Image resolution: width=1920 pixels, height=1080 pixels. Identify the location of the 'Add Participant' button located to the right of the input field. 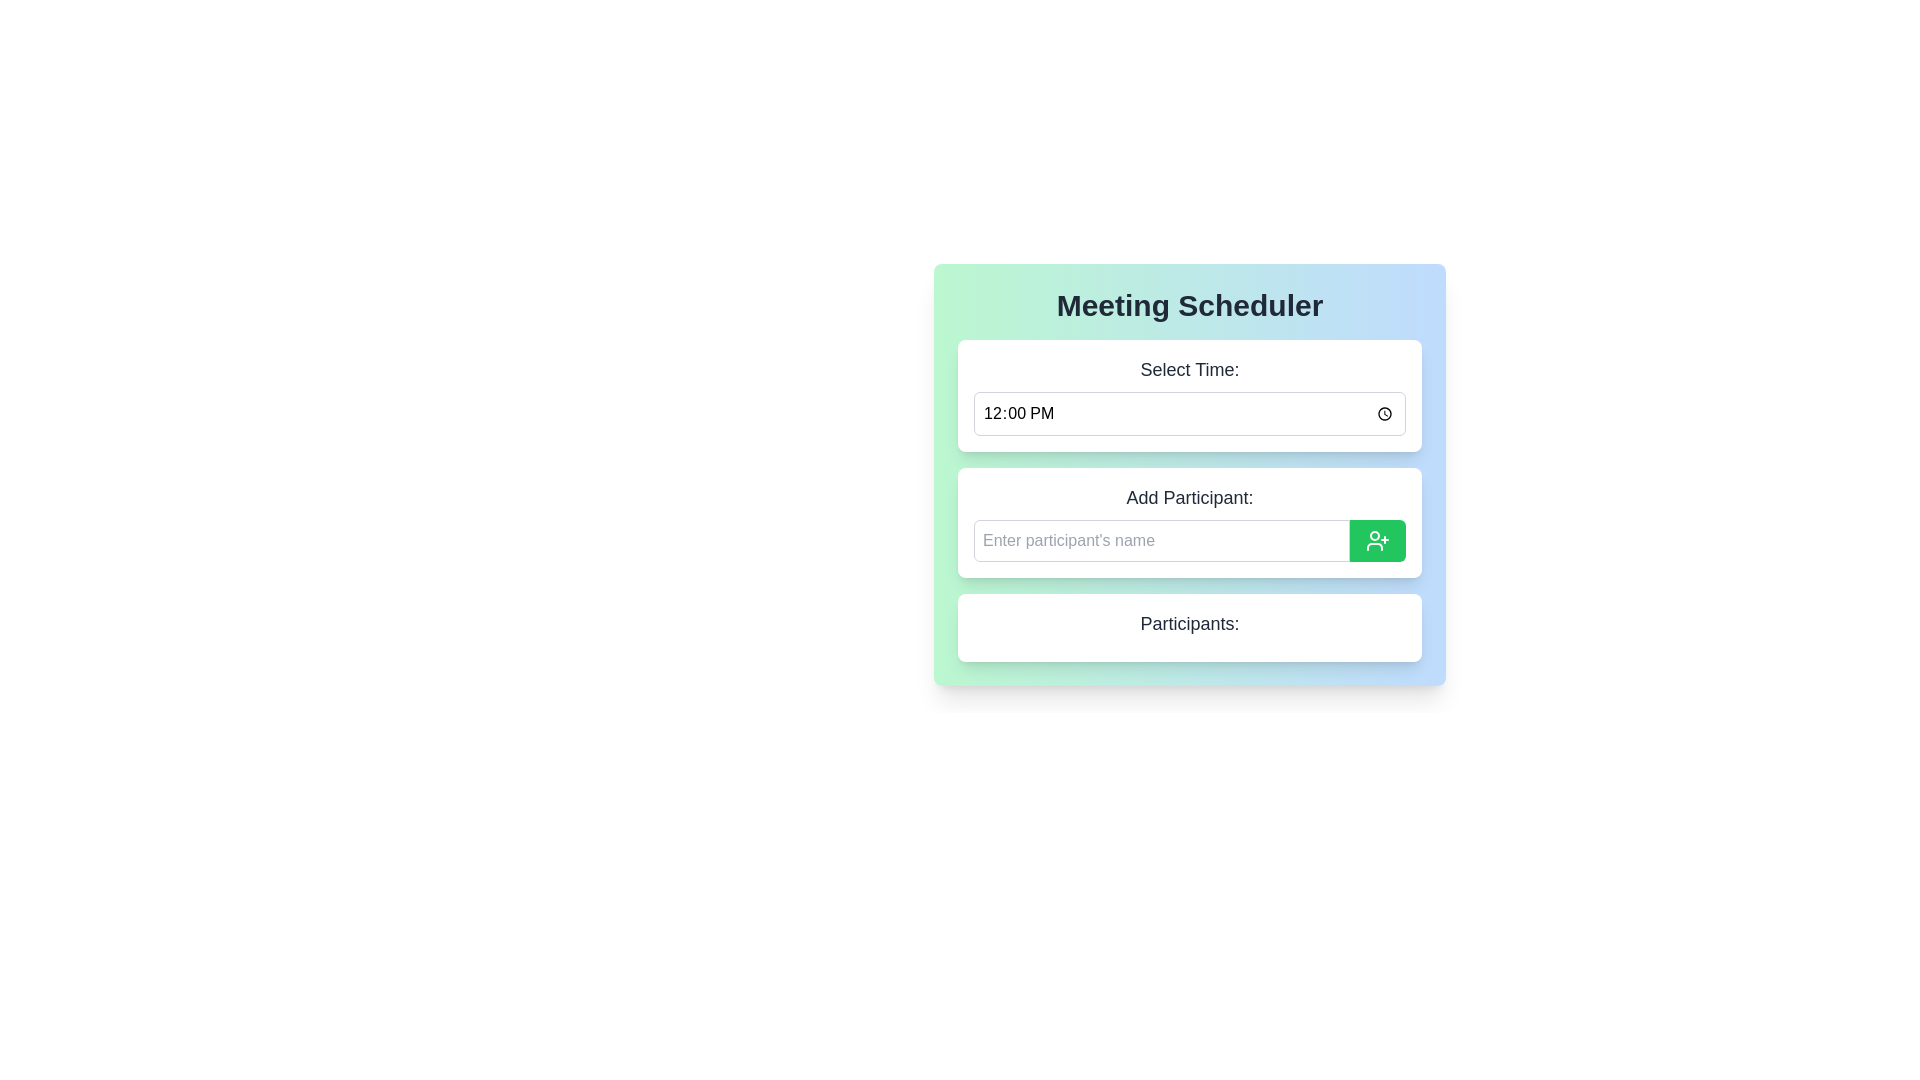
(1376, 540).